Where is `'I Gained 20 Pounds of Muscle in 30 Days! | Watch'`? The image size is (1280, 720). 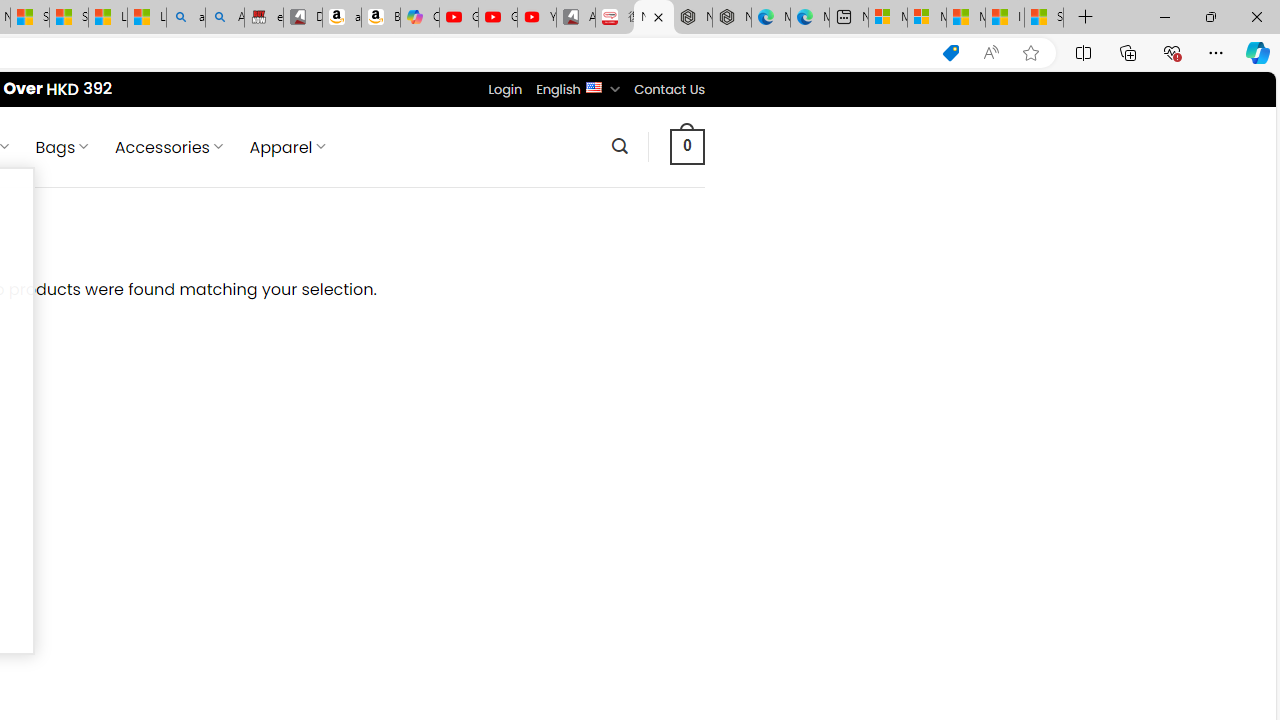
'I Gained 20 Pounds of Muscle in 30 Days! | Watch' is located at coordinates (1004, 17).